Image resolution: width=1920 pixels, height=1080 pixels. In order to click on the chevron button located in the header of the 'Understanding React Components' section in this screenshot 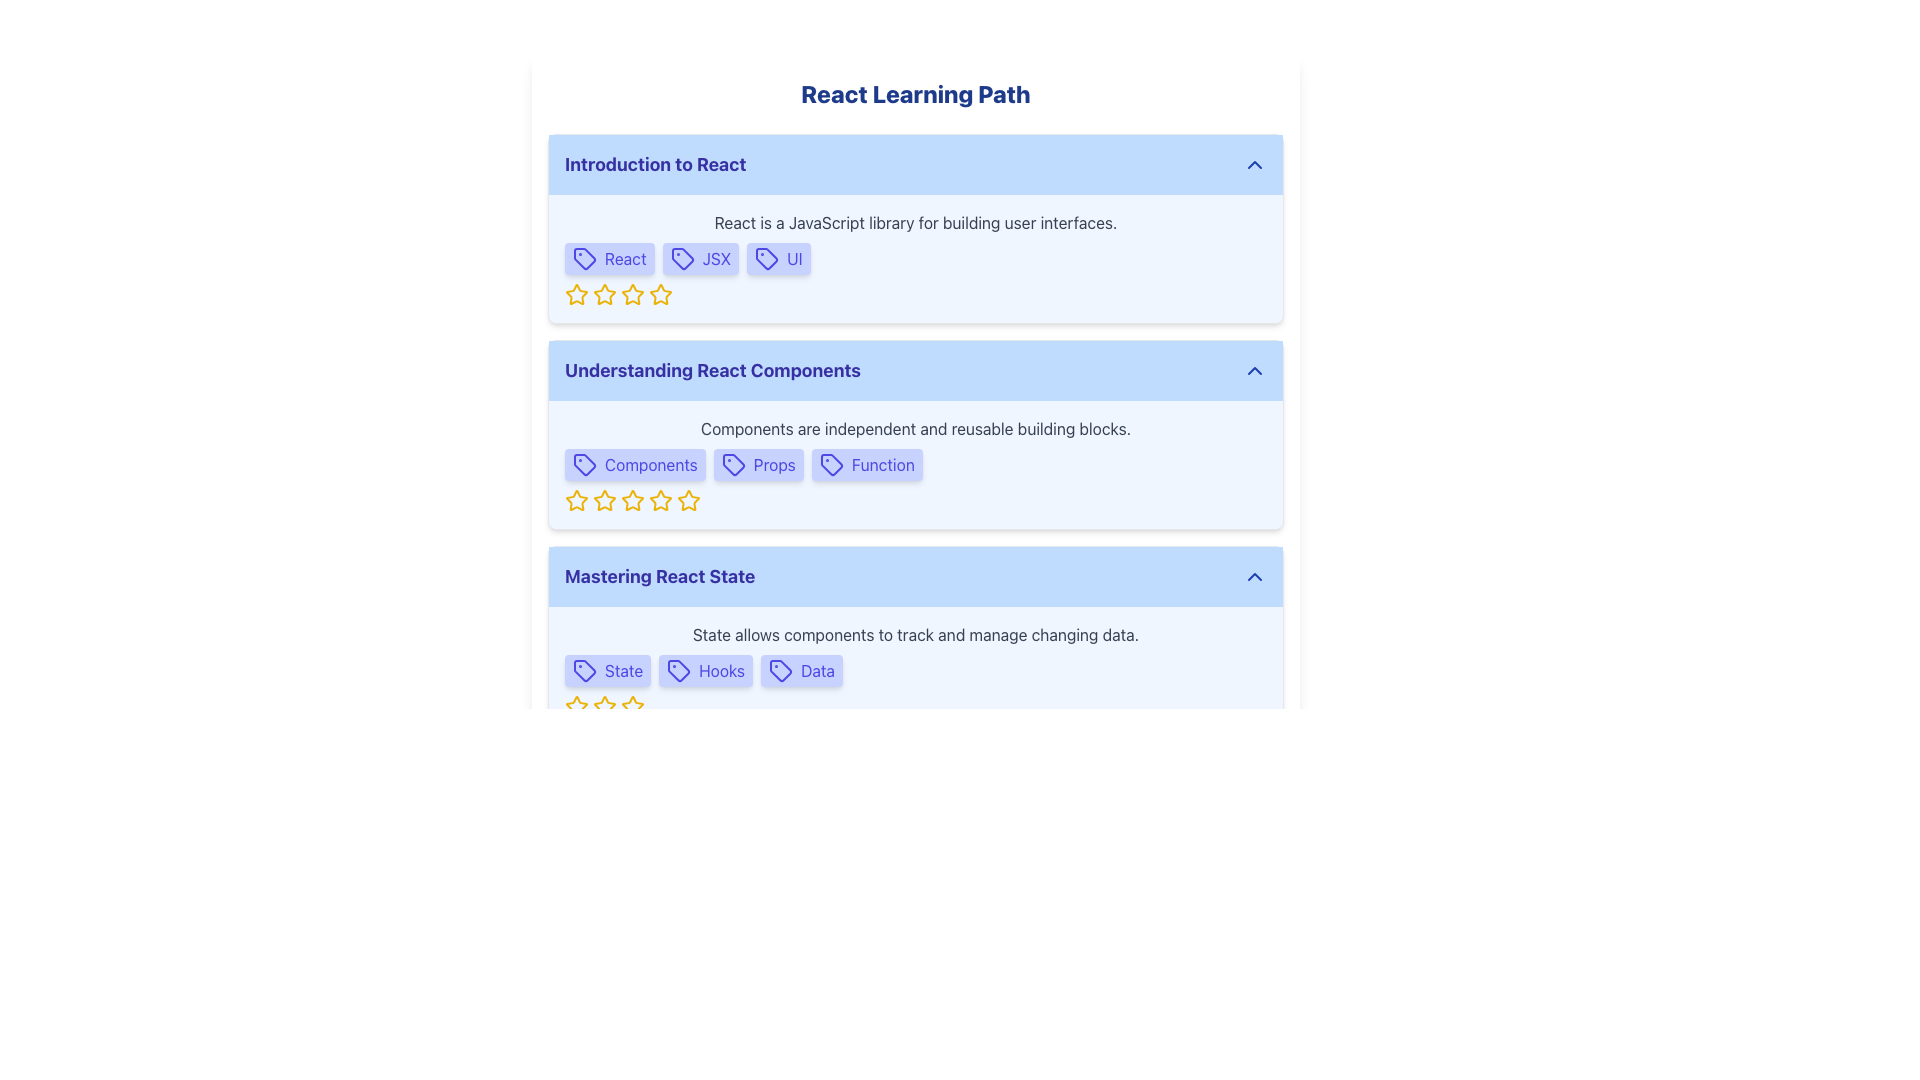, I will do `click(1253, 370)`.